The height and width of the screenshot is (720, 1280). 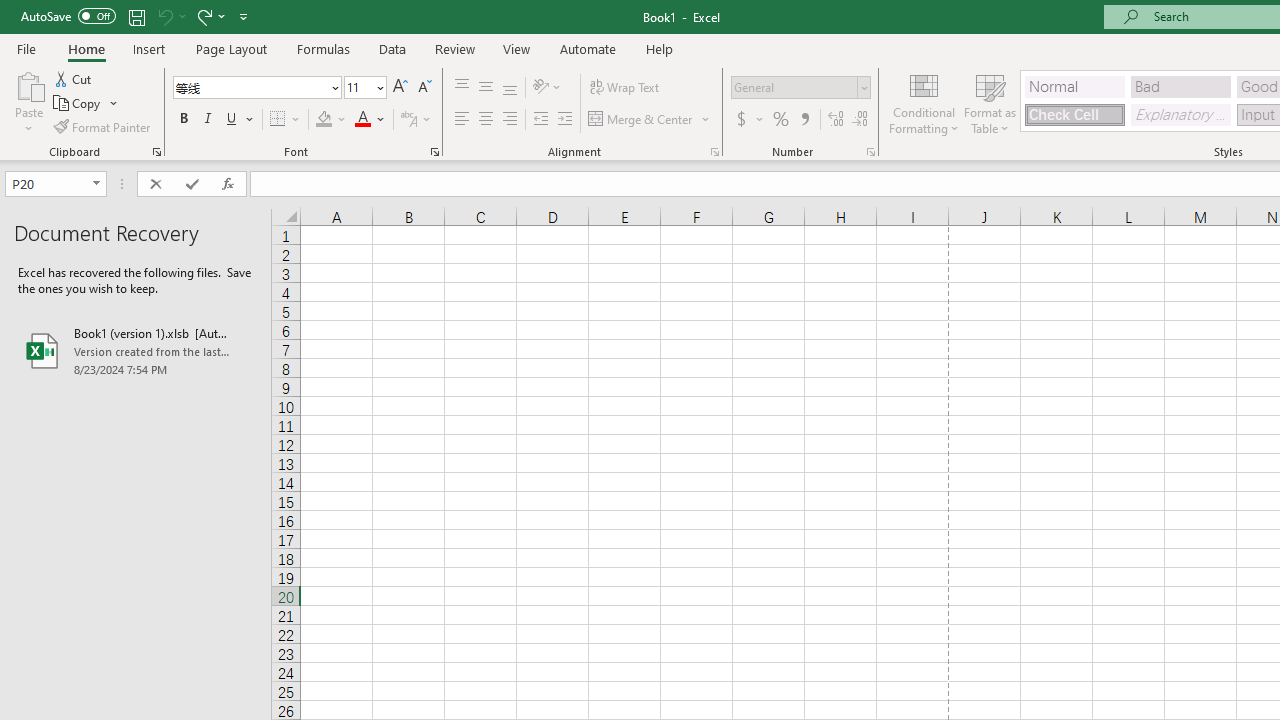 What do you see at coordinates (102, 127) in the screenshot?
I see `'Format Painter'` at bounding box center [102, 127].